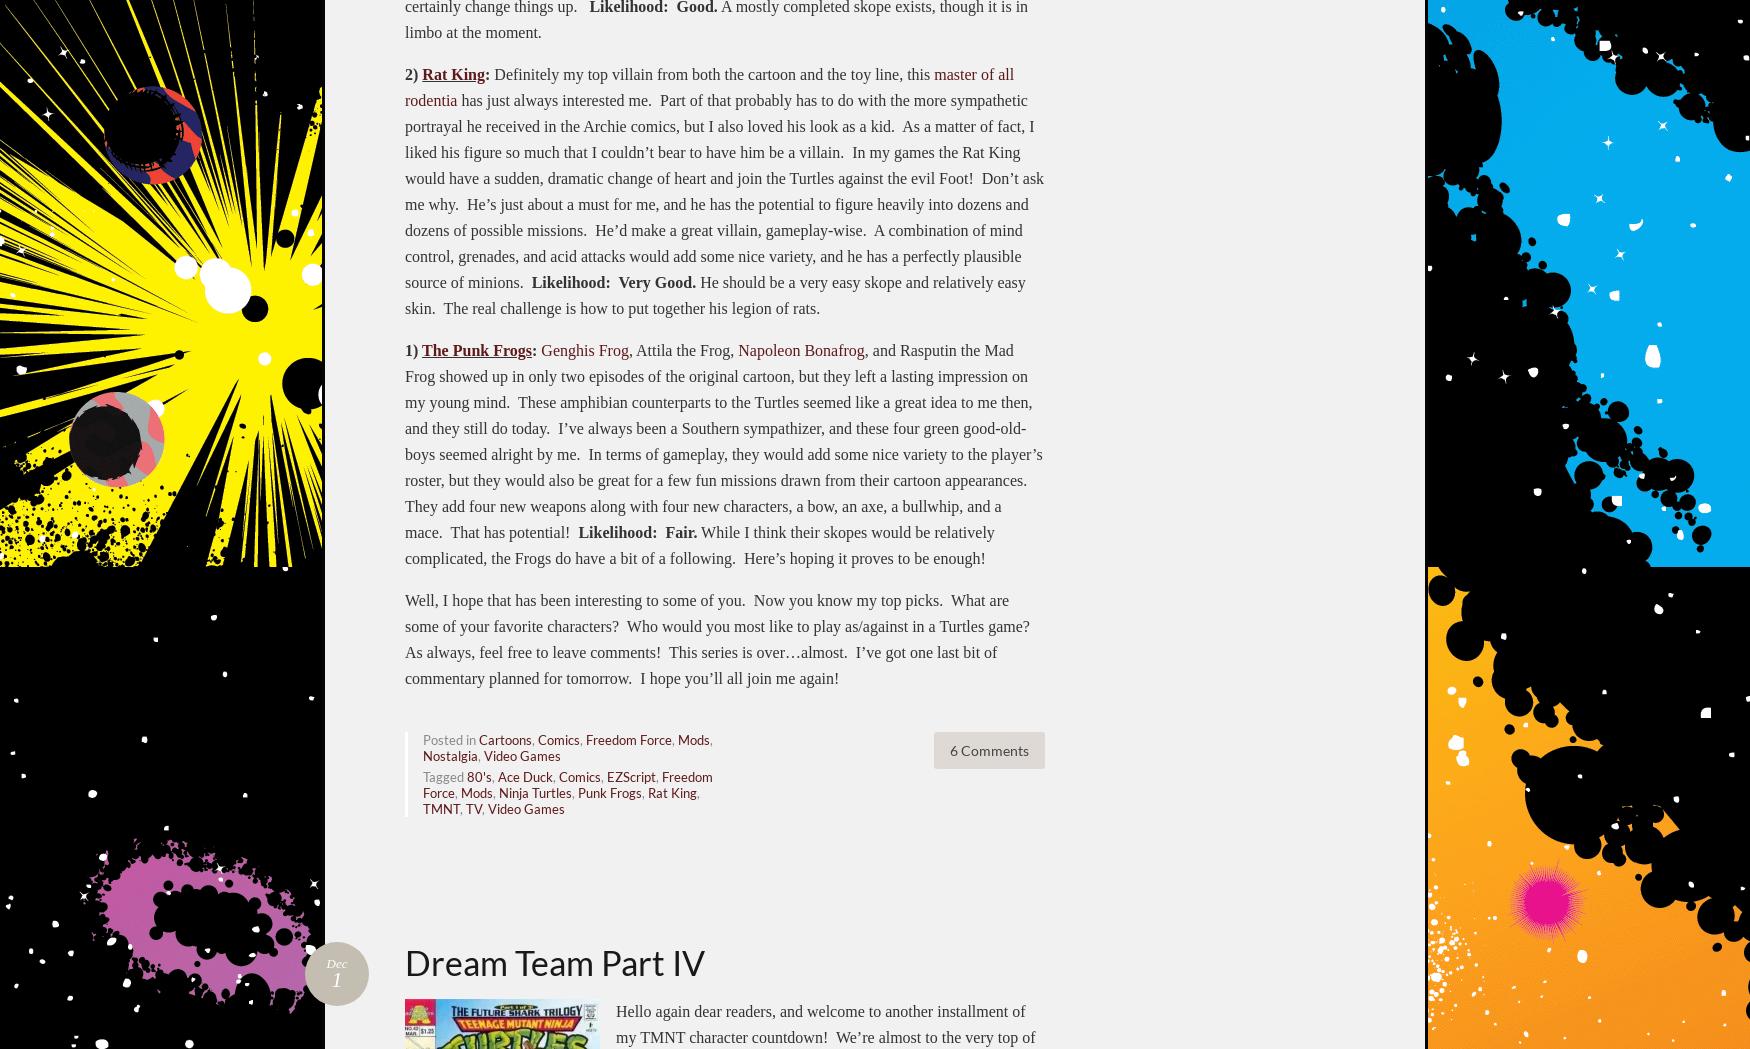 The image size is (1750, 1049). I want to click on 'The Punk Frogs', so click(477, 348).